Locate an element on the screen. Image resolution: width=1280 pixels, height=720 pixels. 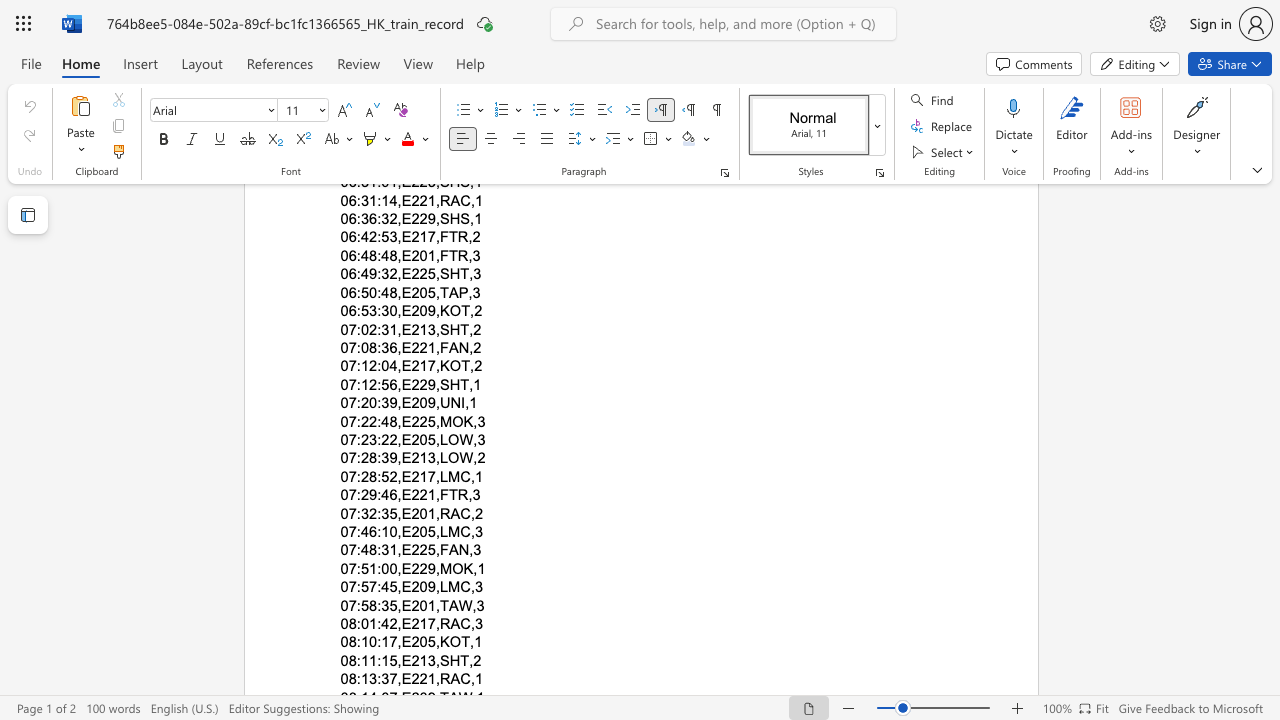
the subset text "52," within the text "07:28:52,E217,LMC,1" is located at coordinates (381, 476).